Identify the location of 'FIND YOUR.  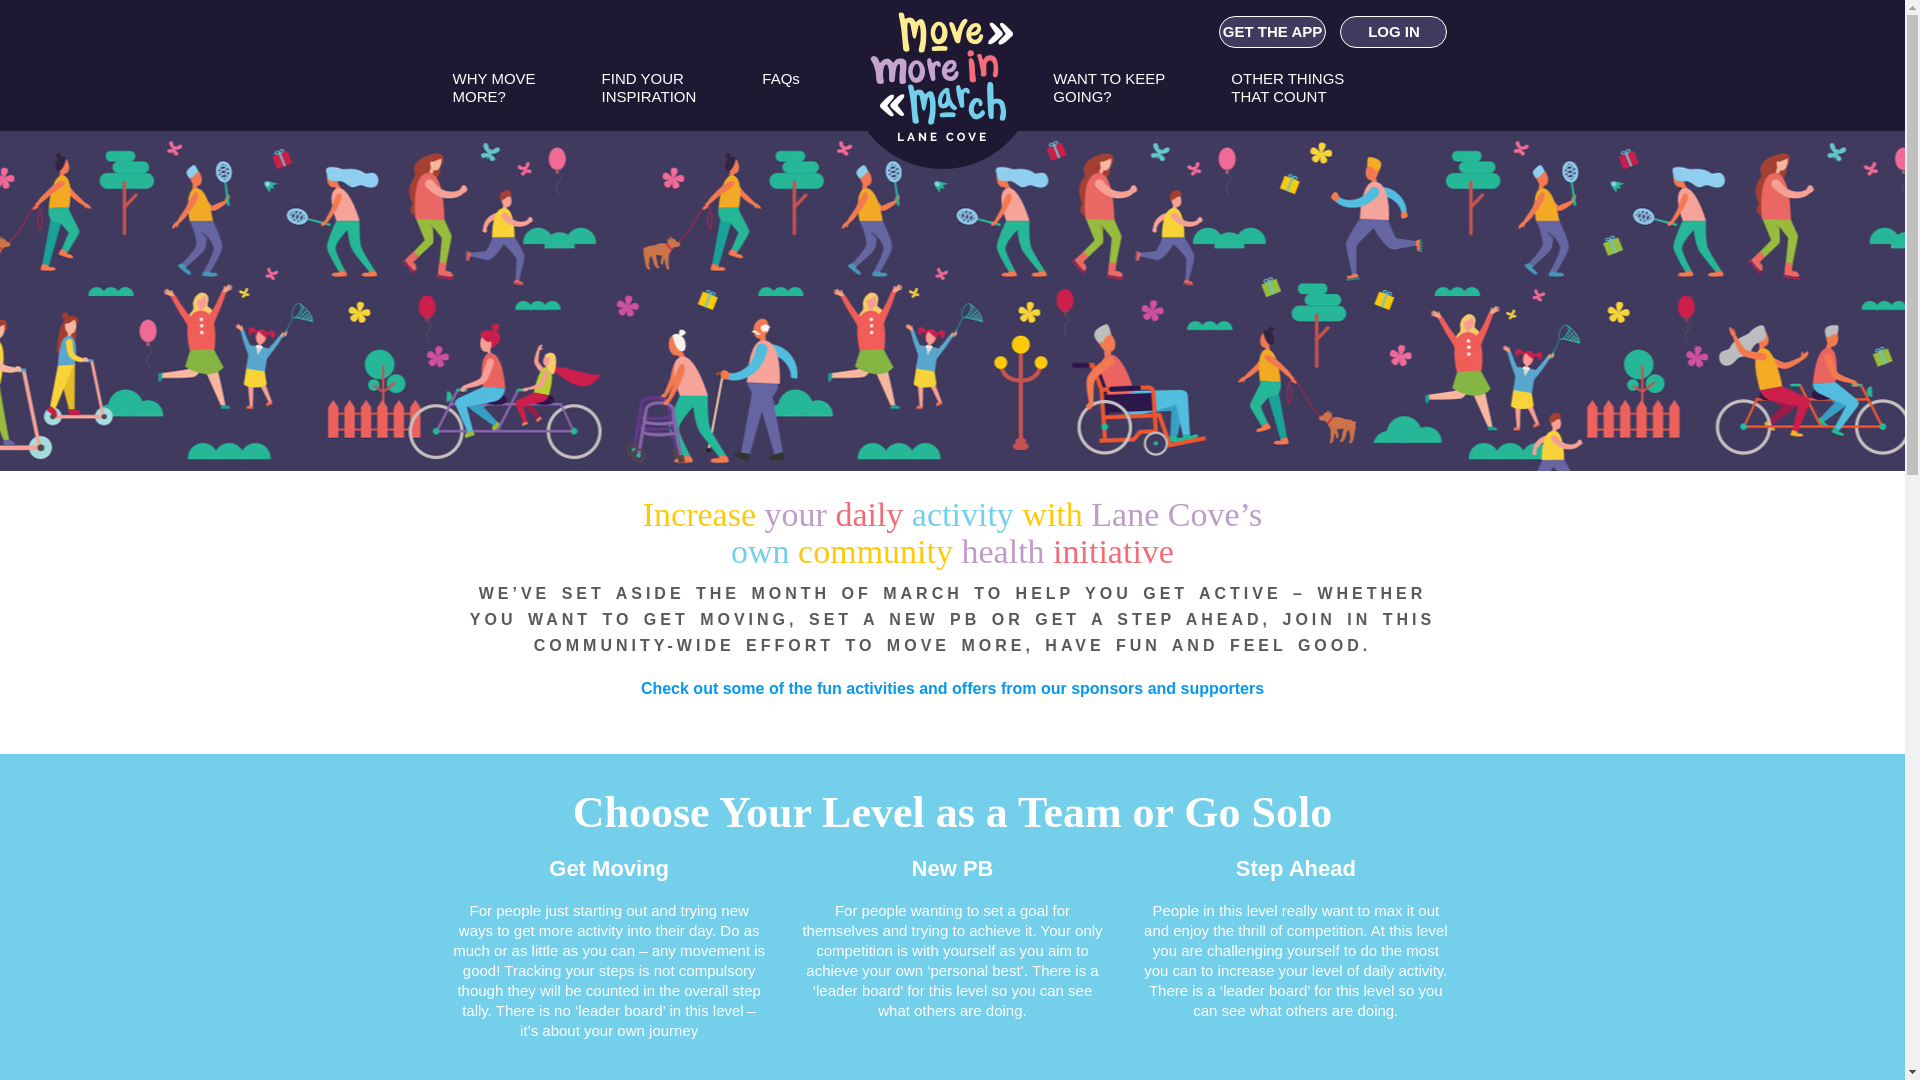
(649, 96).